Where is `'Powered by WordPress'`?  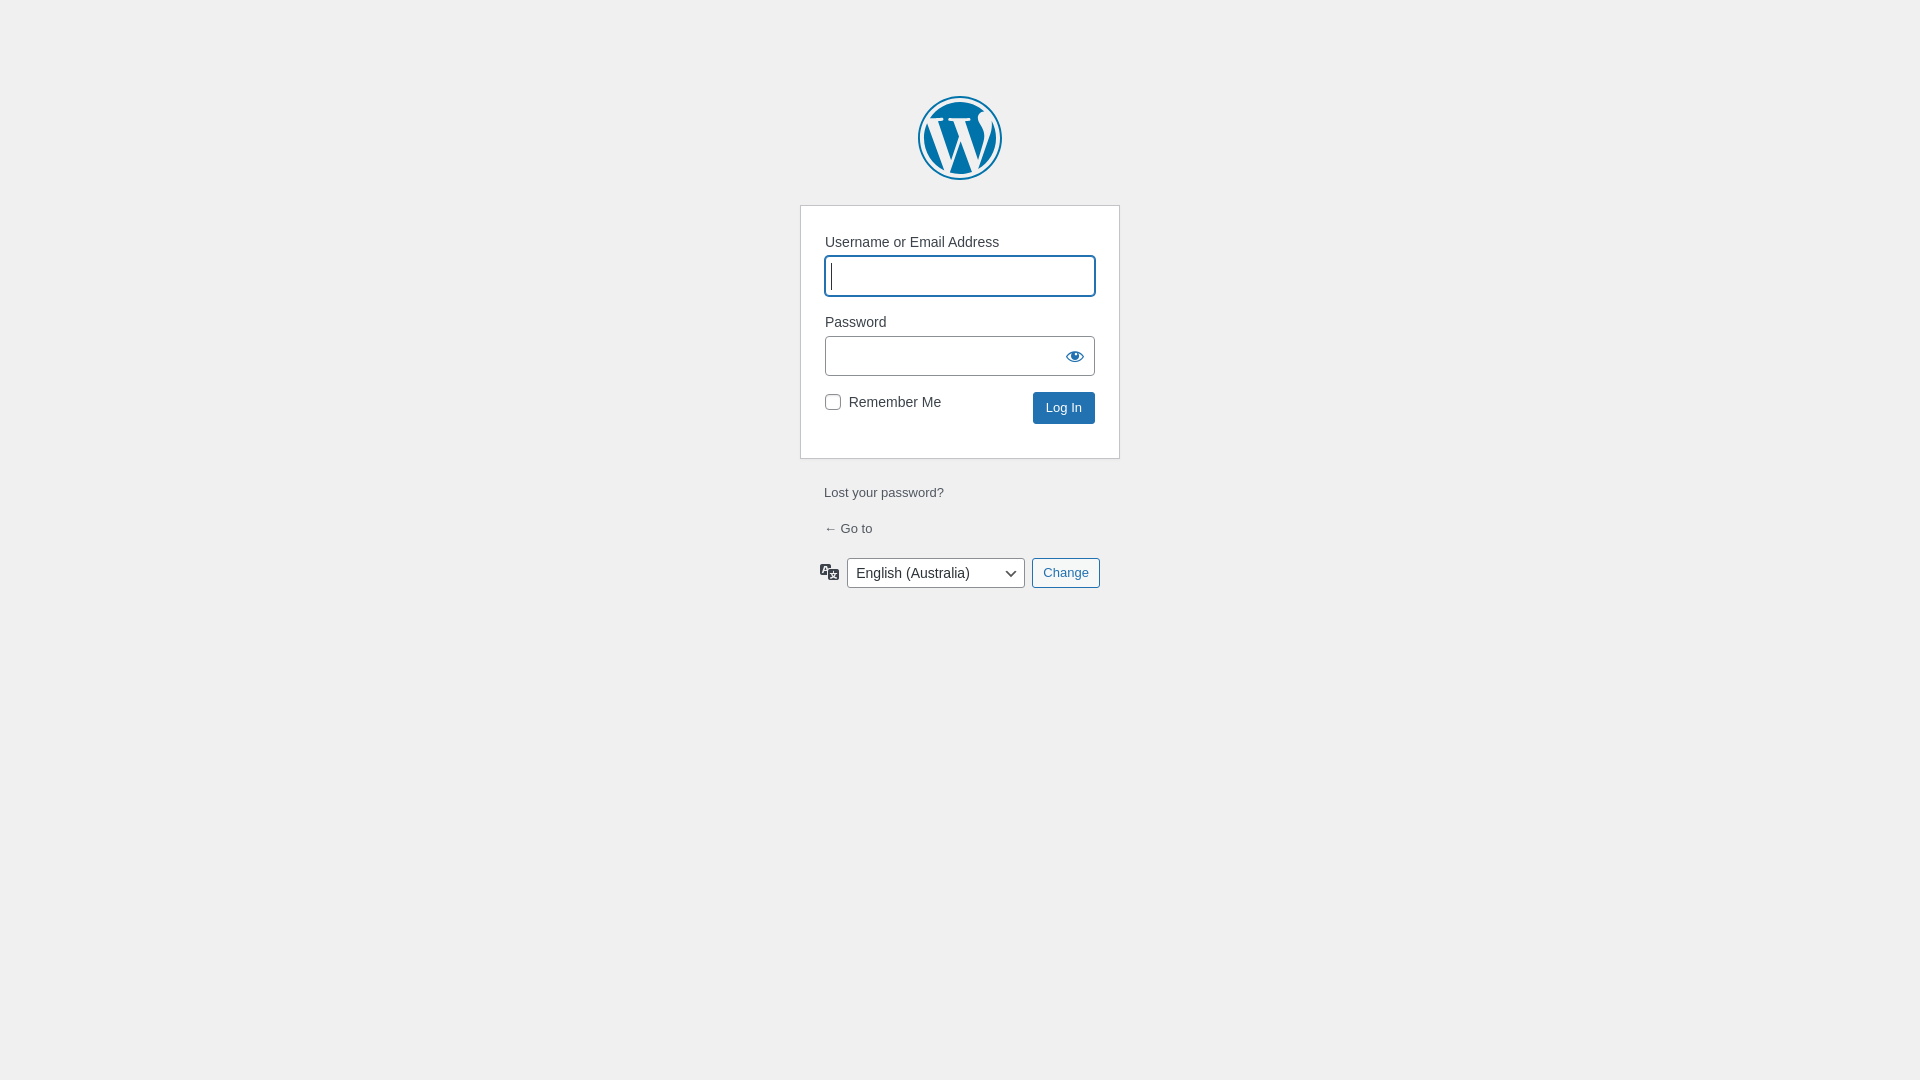 'Powered by WordPress' is located at coordinates (916, 137).